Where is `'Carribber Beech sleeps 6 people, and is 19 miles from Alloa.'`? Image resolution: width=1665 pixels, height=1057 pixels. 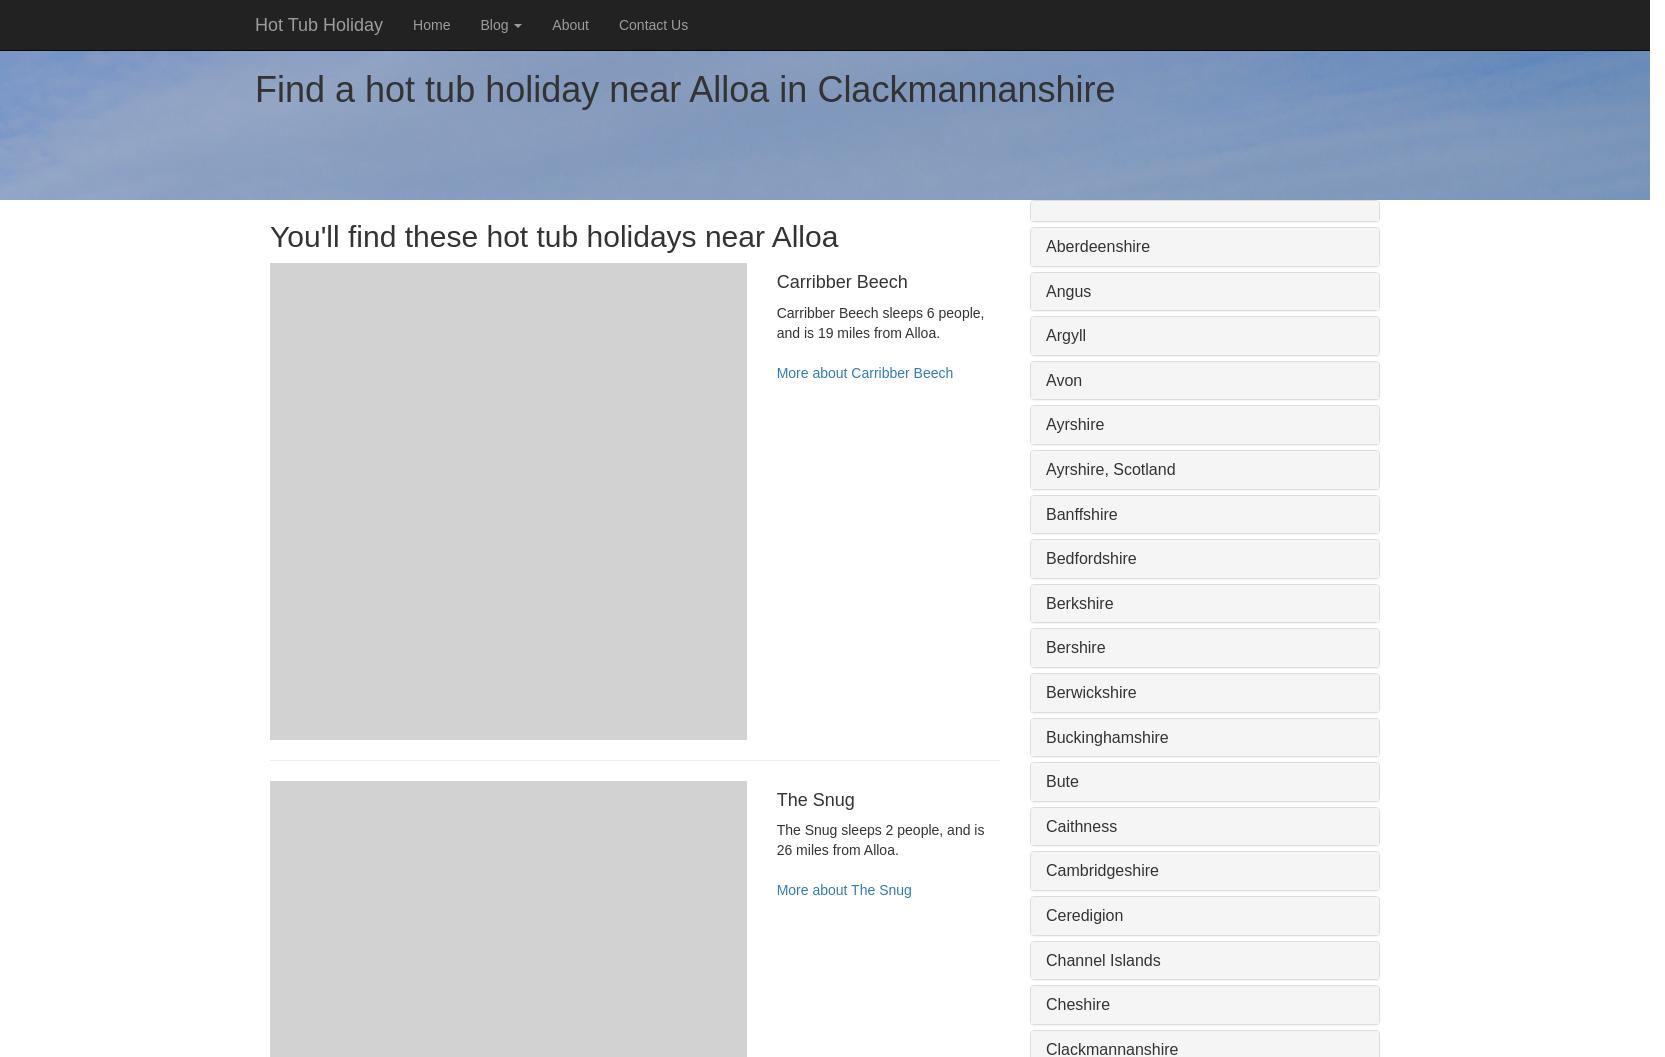 'Carribber Beech sleeps 6 people, and is 19 miles from Alloa.' is located at coordinates (775, 321).